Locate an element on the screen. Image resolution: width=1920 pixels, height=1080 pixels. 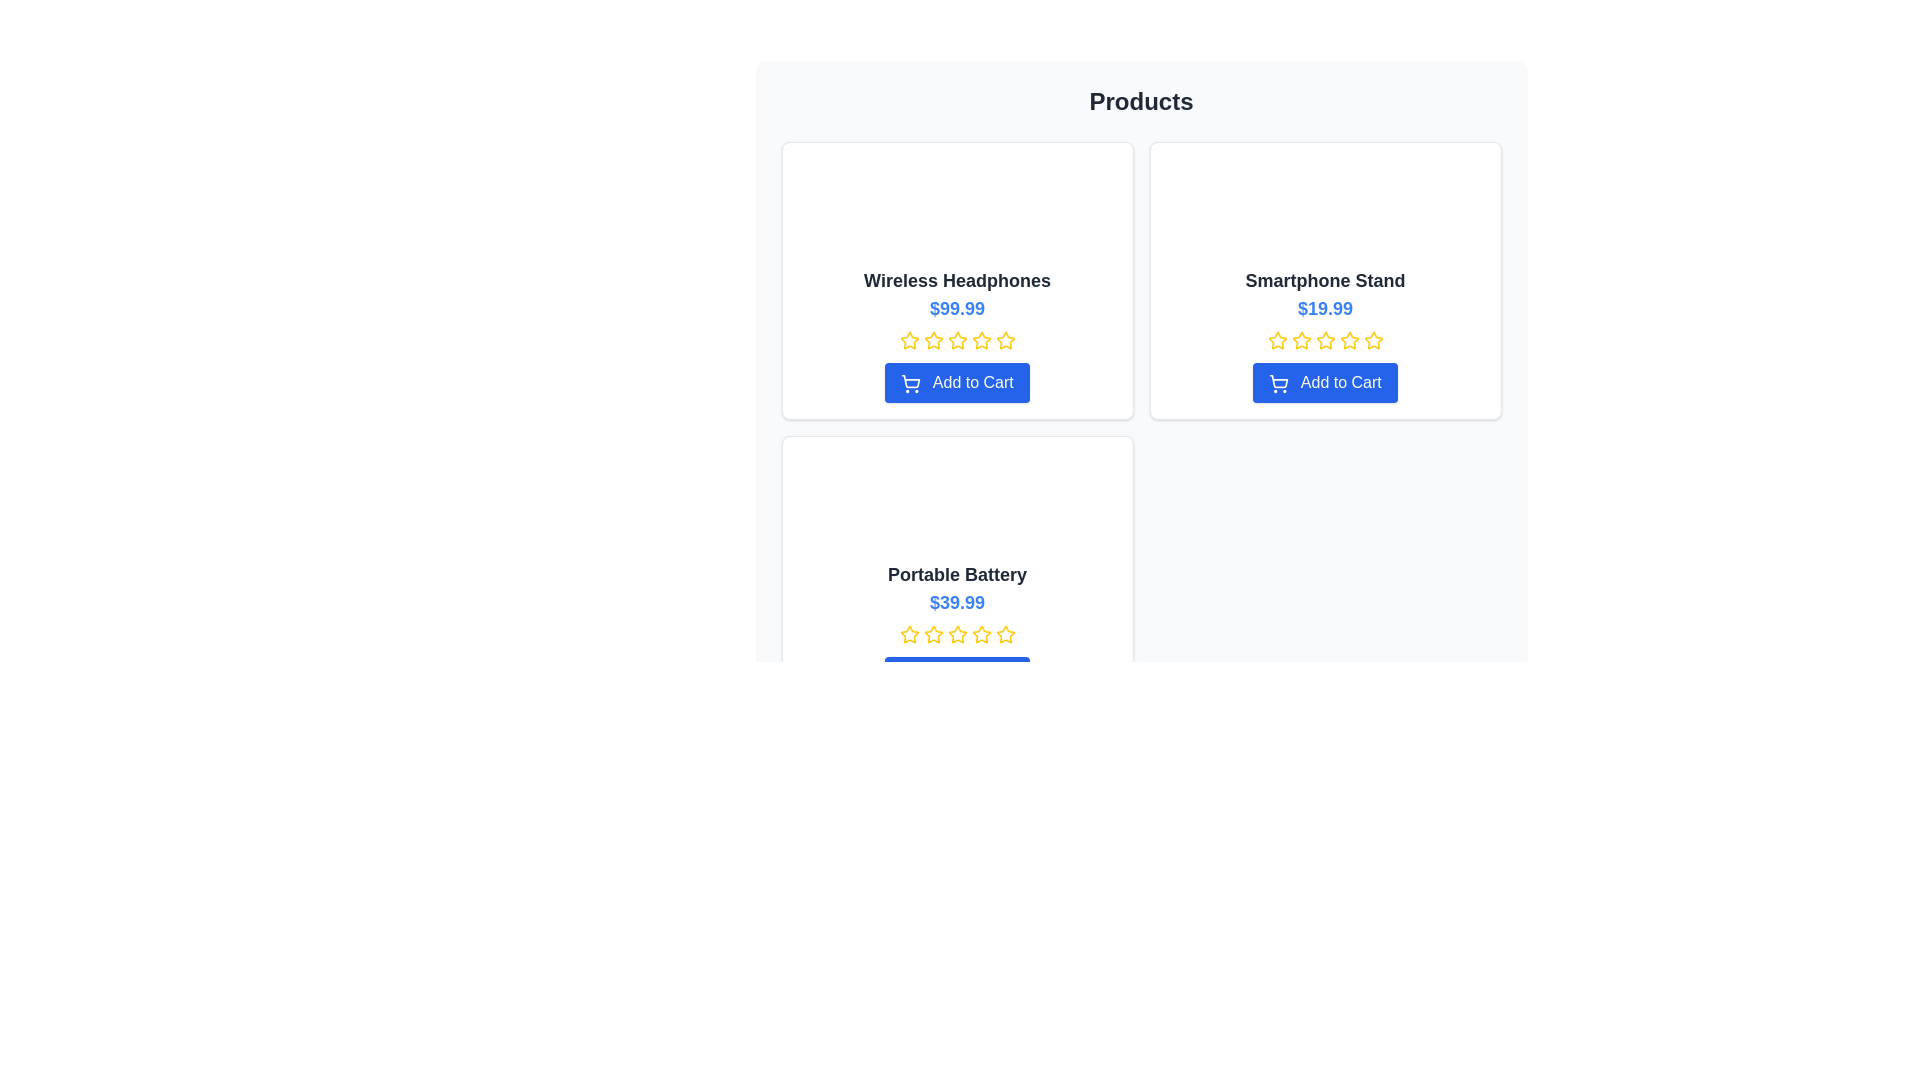
the fifth star icon in the rating component for the 'Wireless Headphones' product to interact with the rating system is located at coordinates (1005, 339).